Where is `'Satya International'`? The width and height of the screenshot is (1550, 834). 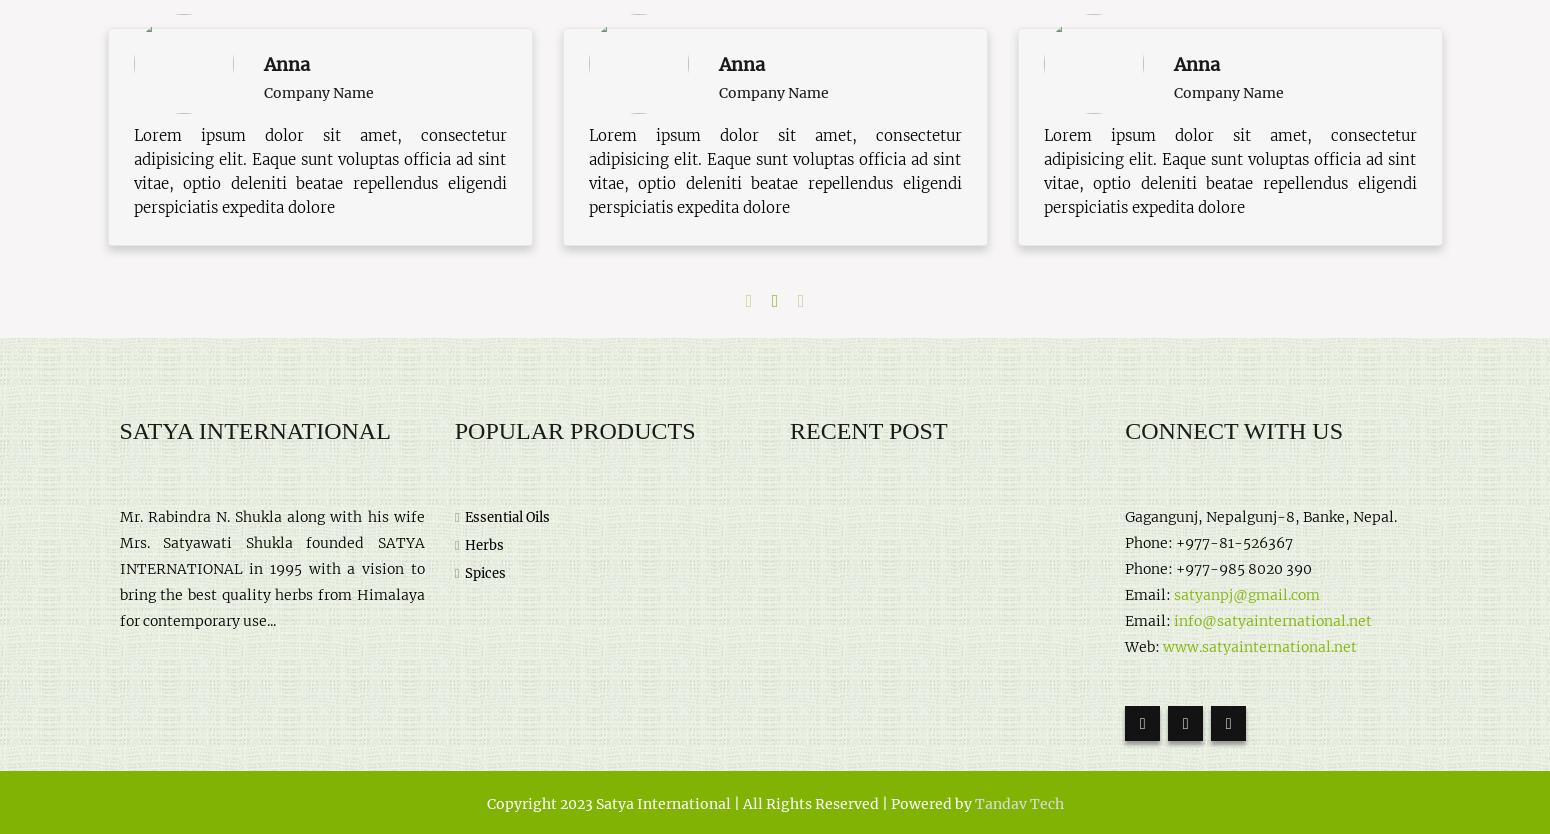
'Satya International' is located at coordinates (254, 430).